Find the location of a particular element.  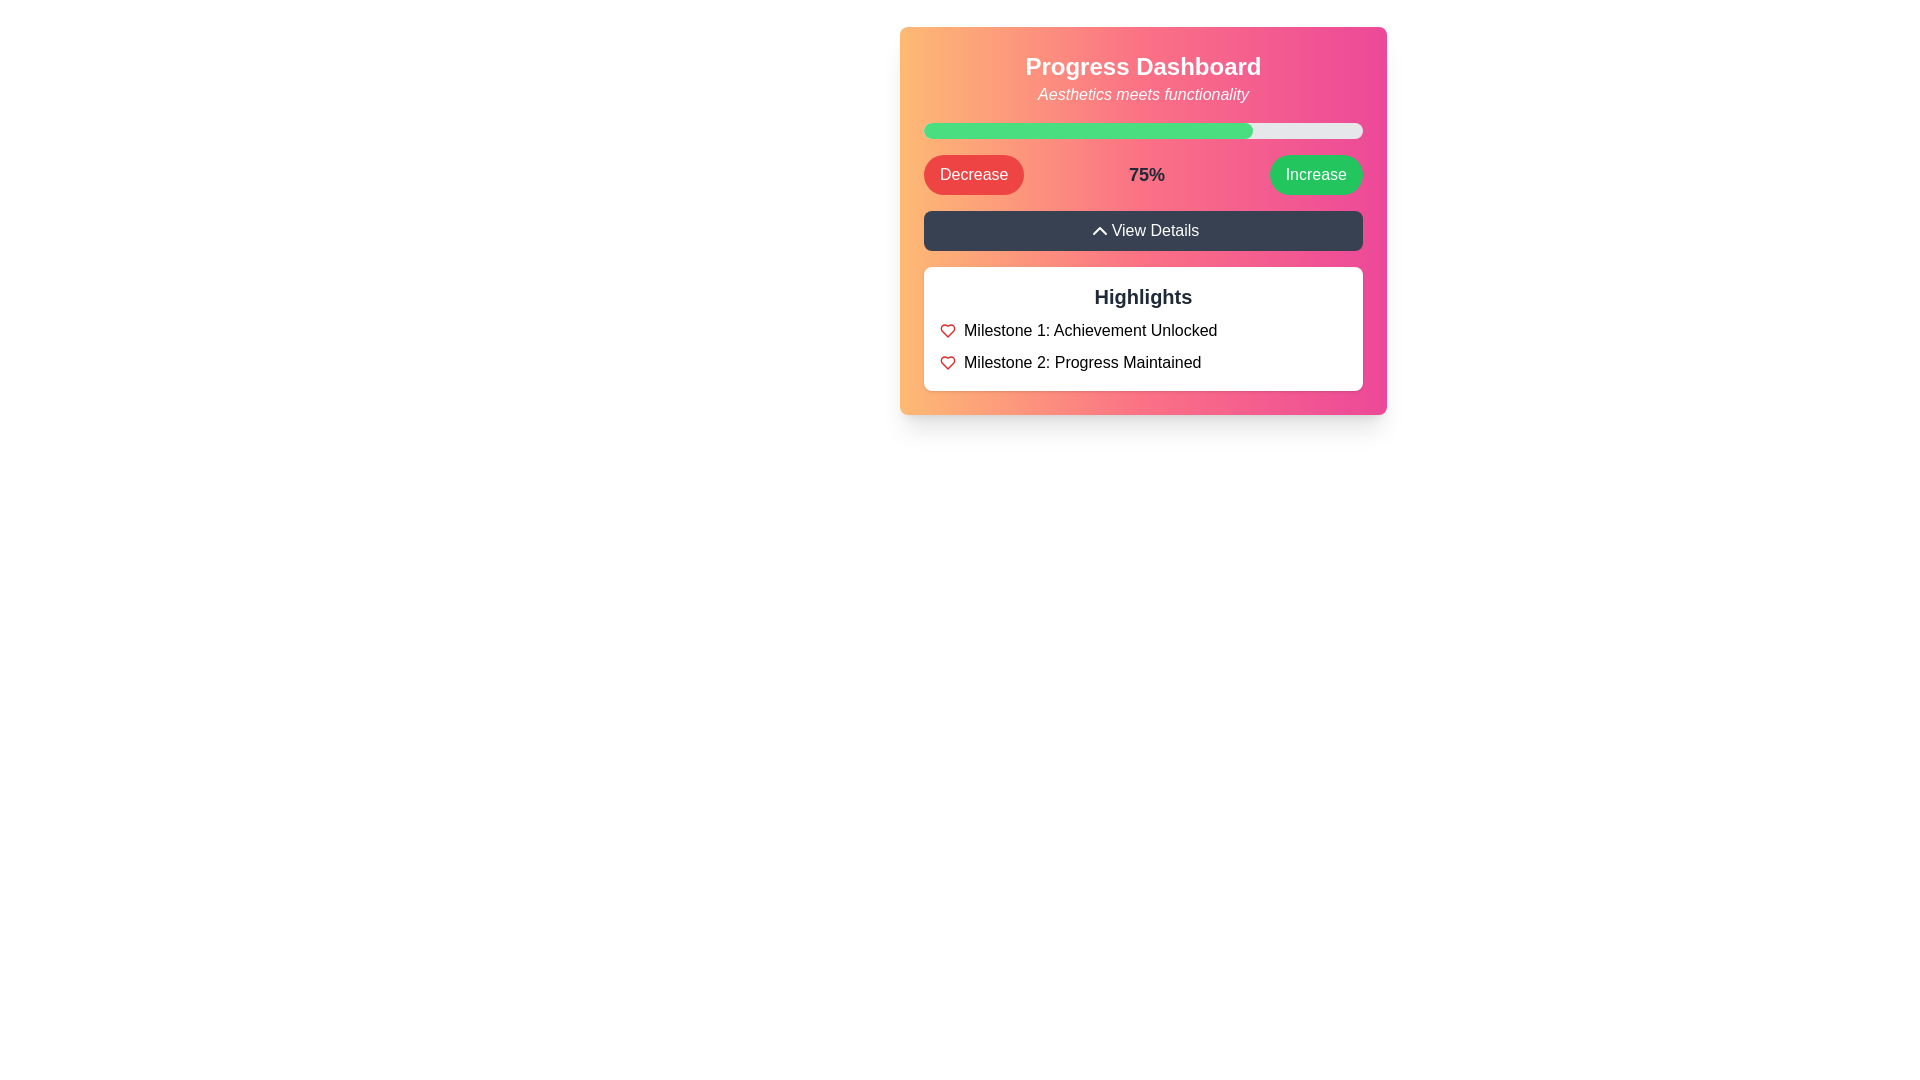

the button that reveals additional details related to the progress dashboard, which is centrally located below the progress bar and other elements is located at coordinates (1143, 230).